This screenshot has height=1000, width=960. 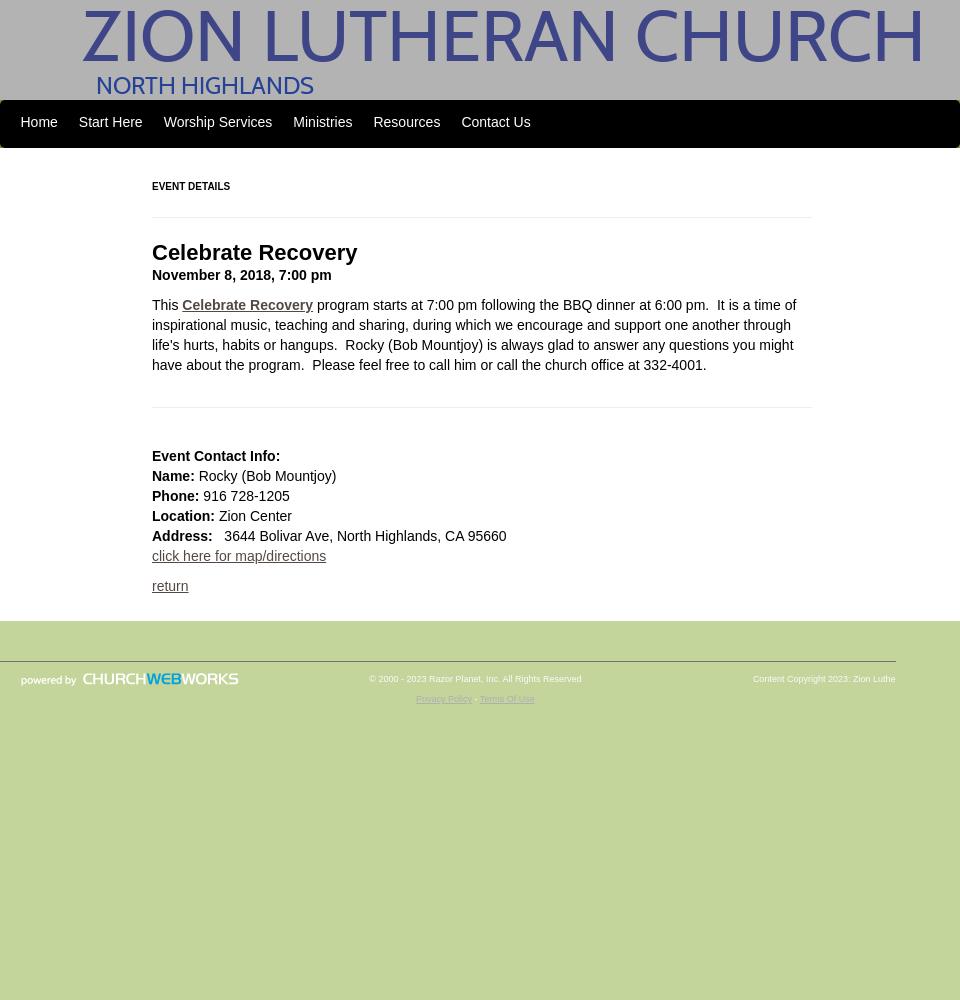 What do you see at coordinates (750, 679) in the screenshot?
I see `'Content Copyright 2023: Zion Lutheran Church'` at bounding box center [750, 679].